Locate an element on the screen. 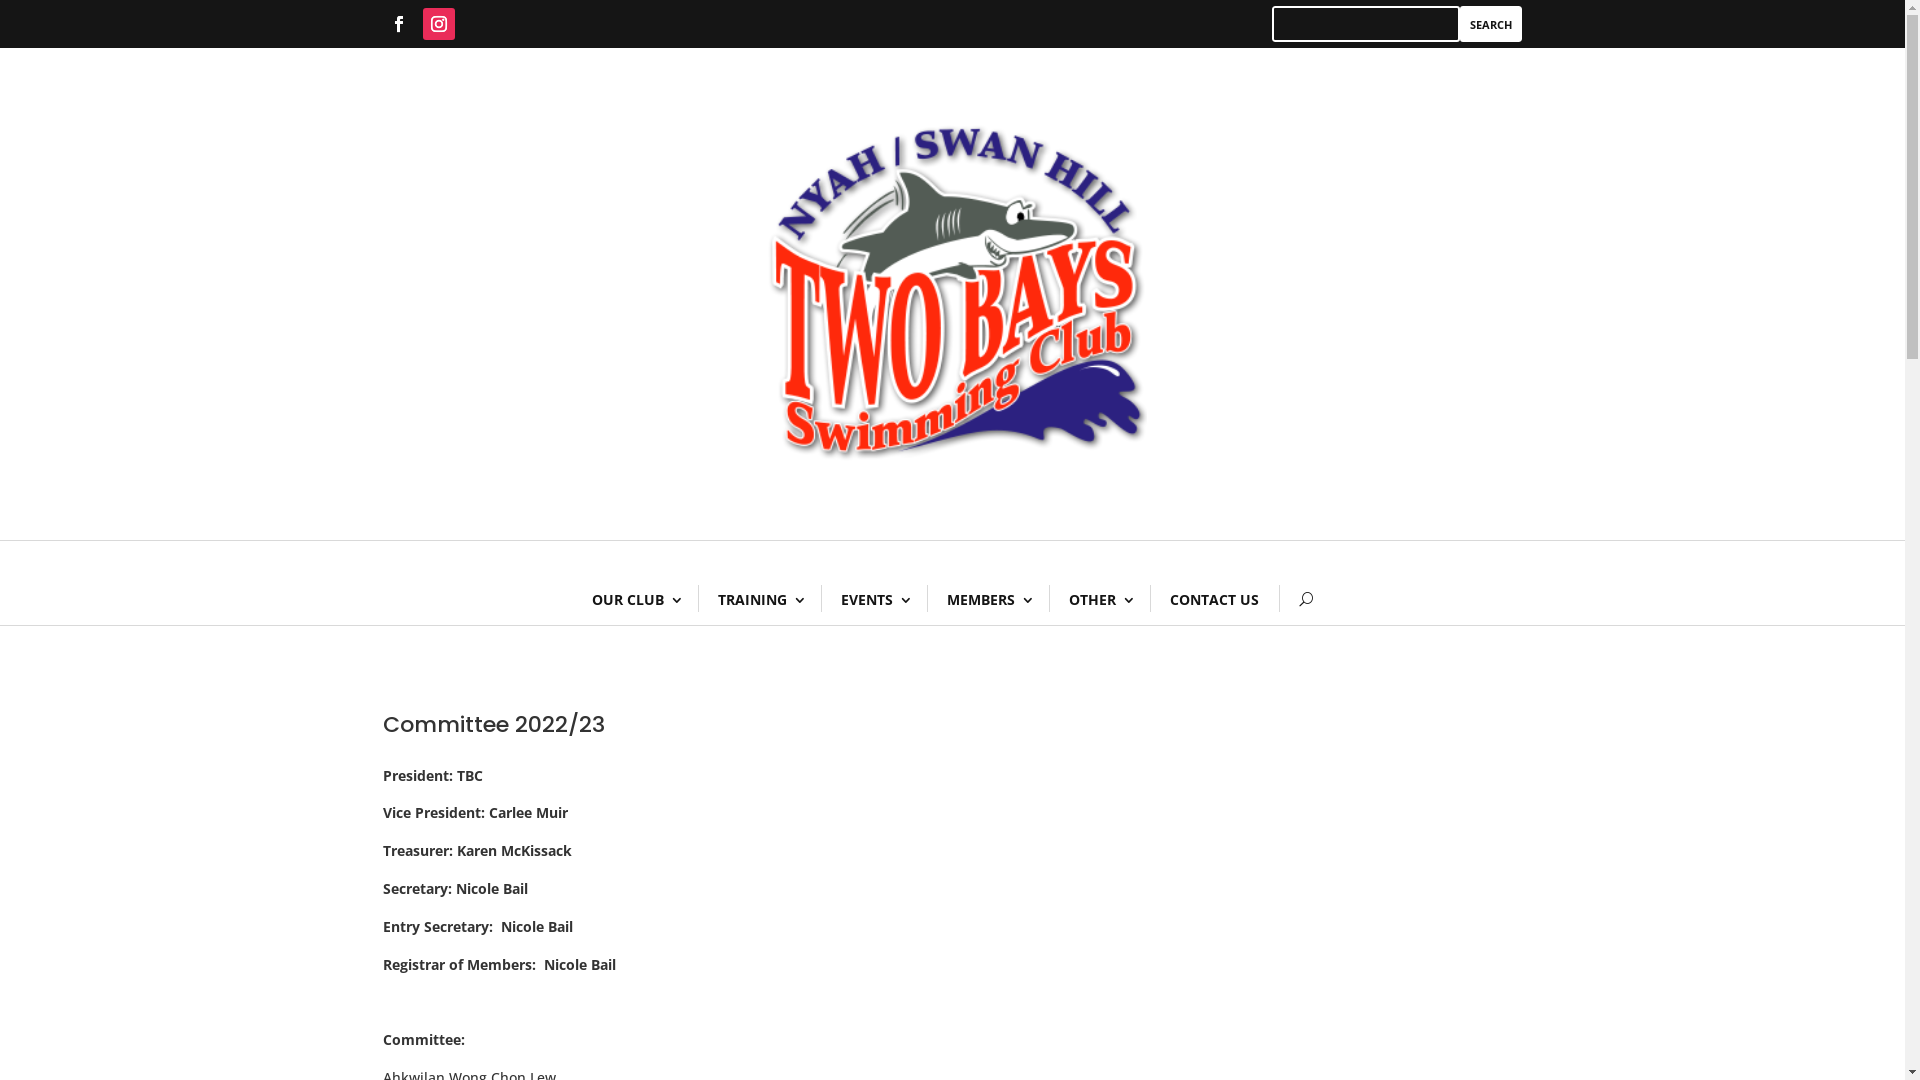  'Search' is located at coordinates (1459, 23).